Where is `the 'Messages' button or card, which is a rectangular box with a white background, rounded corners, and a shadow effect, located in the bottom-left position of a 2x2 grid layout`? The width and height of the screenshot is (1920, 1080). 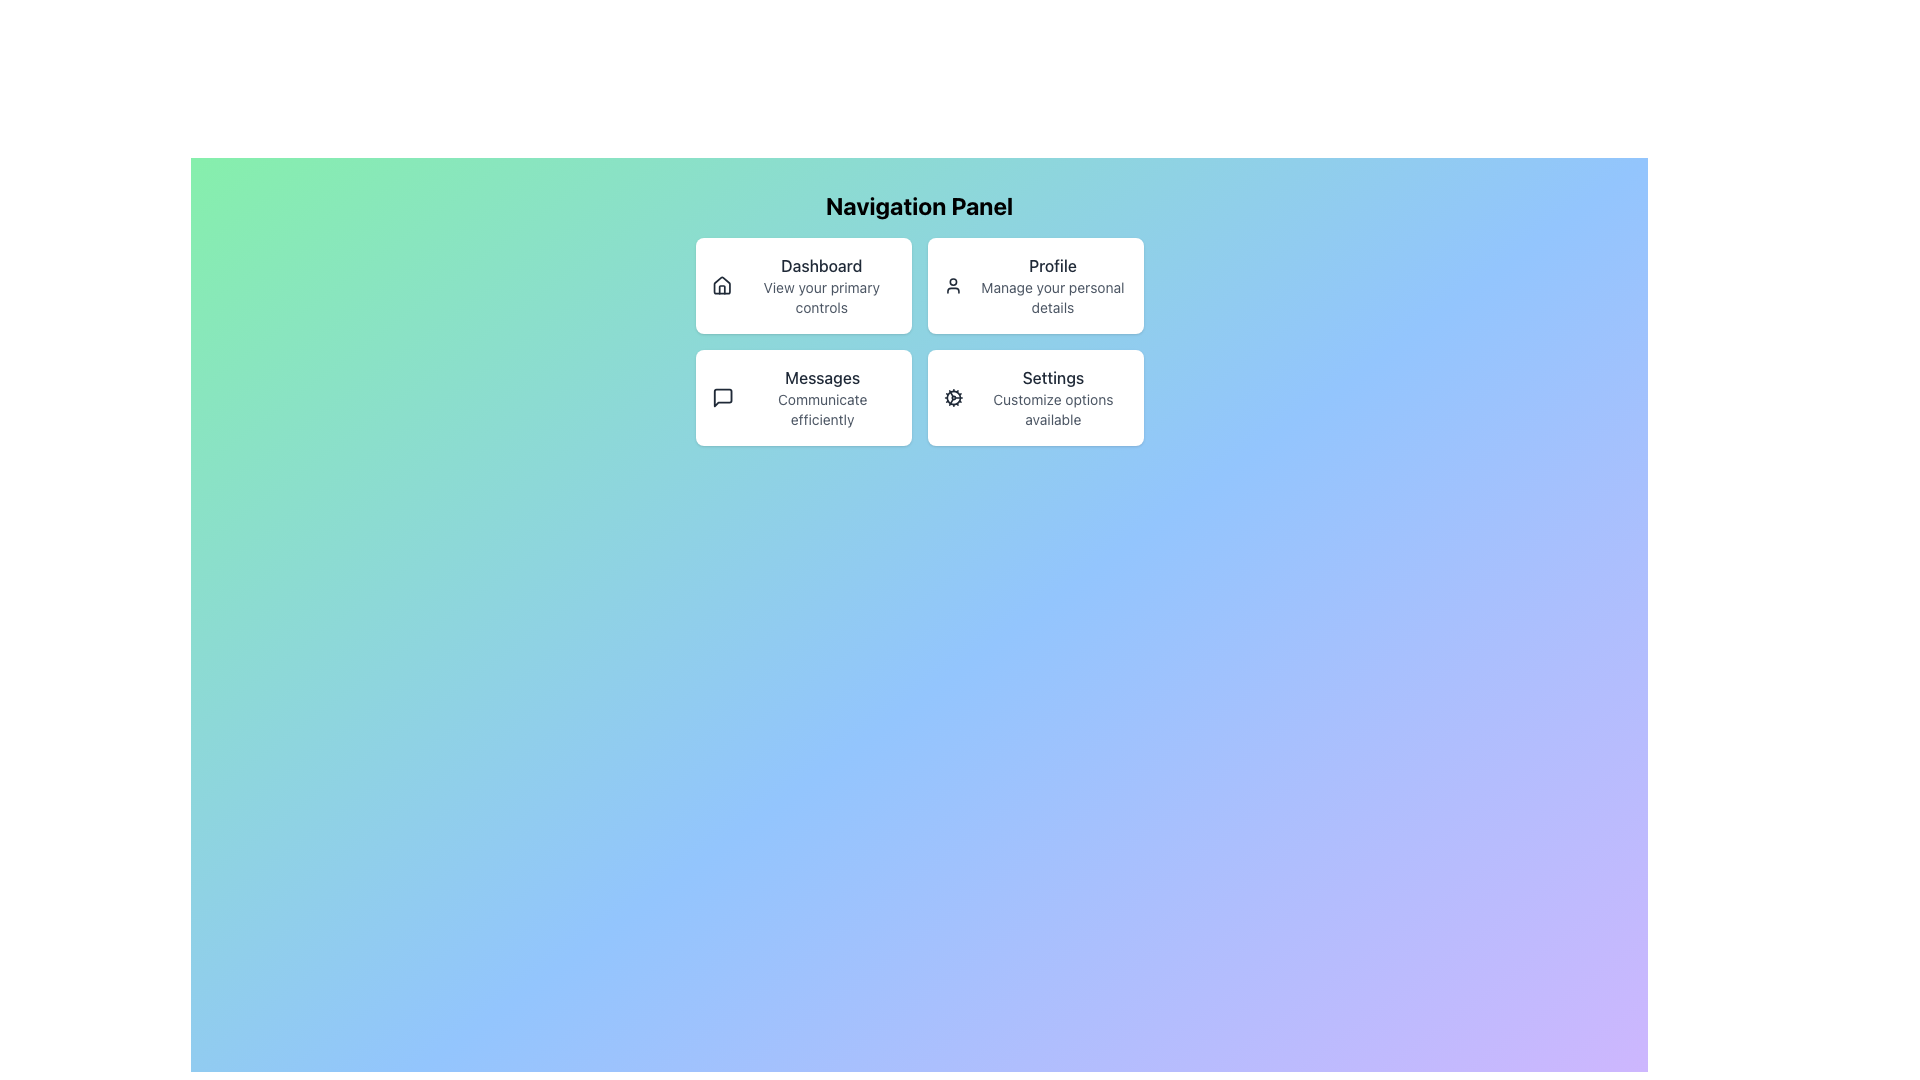 the 'Messages' button or card, which is a rectangular box with a white background, rounded corners, and a shadow effect, located in the bottom-left position of a 2x2 grid layout is located at coordinates (803, 397).